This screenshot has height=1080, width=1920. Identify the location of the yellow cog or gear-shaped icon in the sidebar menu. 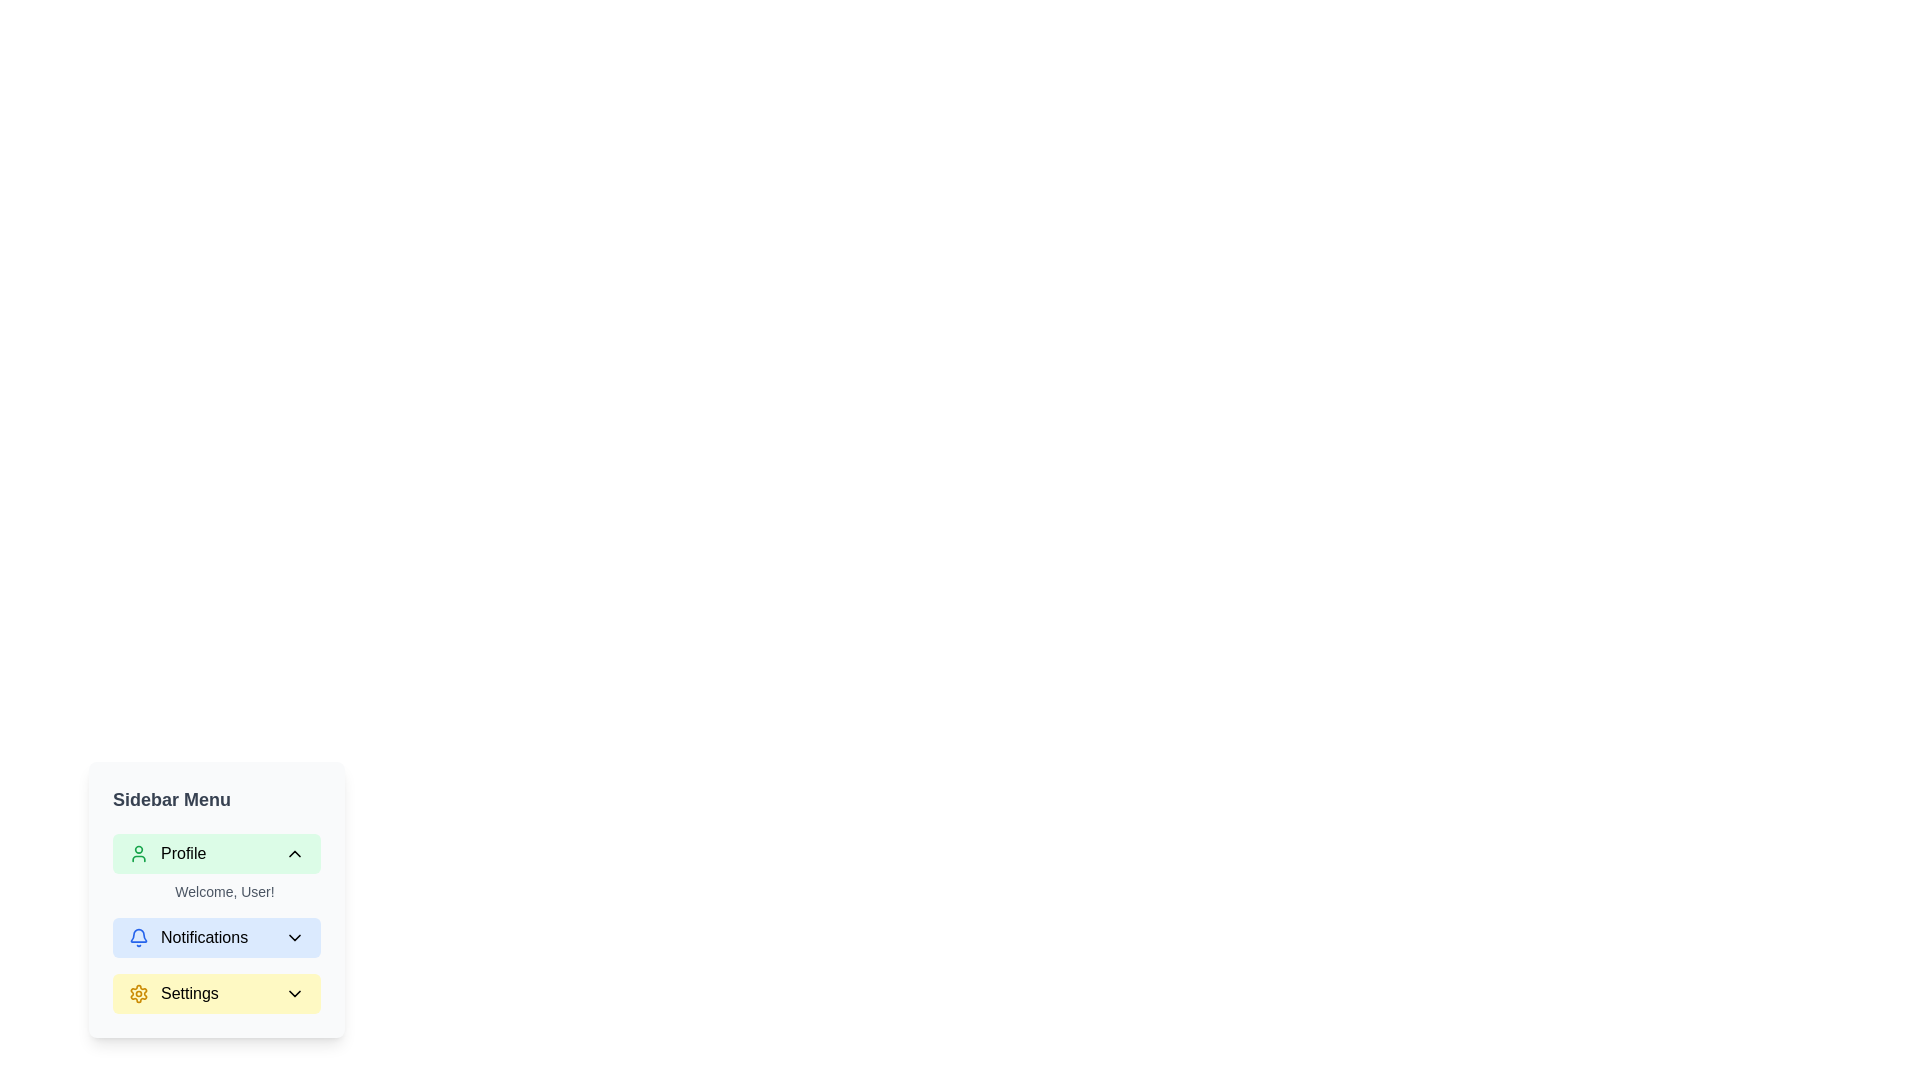
(138, 994).